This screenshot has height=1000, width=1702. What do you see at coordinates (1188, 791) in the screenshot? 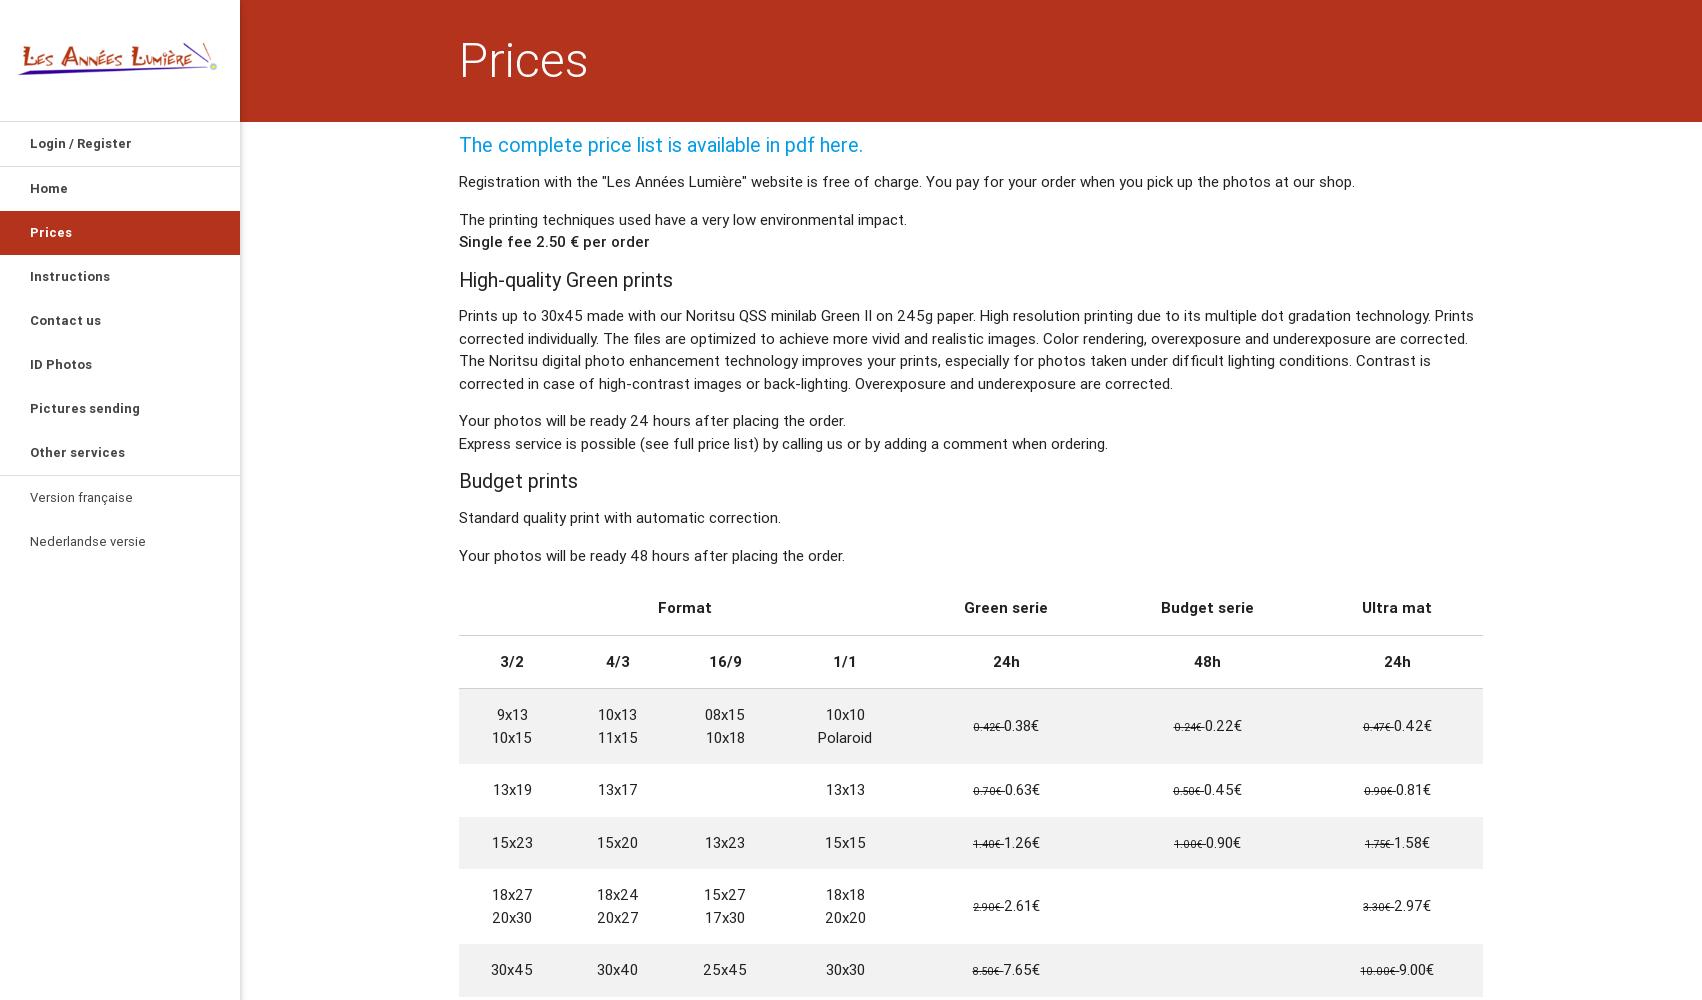
I see `'0.50€'` at bounding box center [1188, 791].